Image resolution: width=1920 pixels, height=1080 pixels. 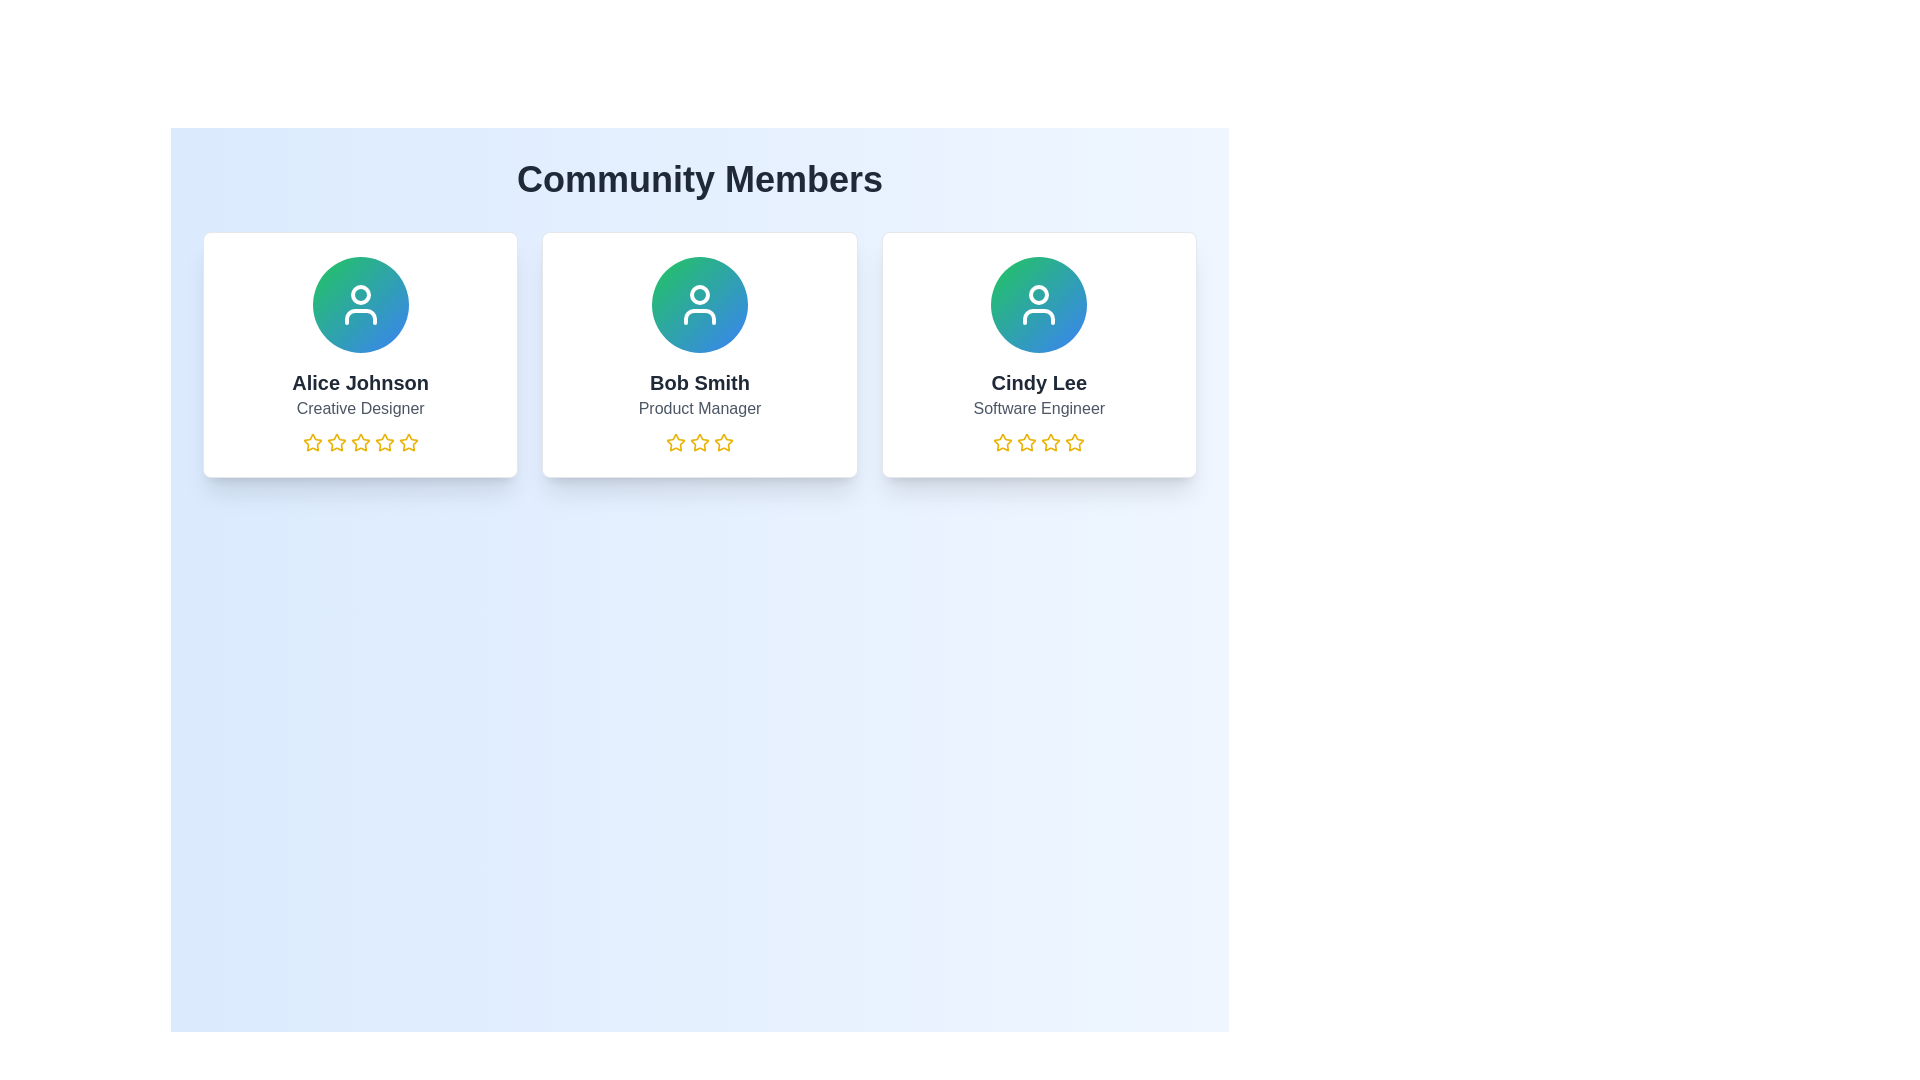 What do you see at coordinates (1039, 304) in the screenshot?
I see `the SVG User Icon depicting a person, which is located within the circular frame of the rightmost card for 'Cindy Lee'` at bounding box center [1039, 304].